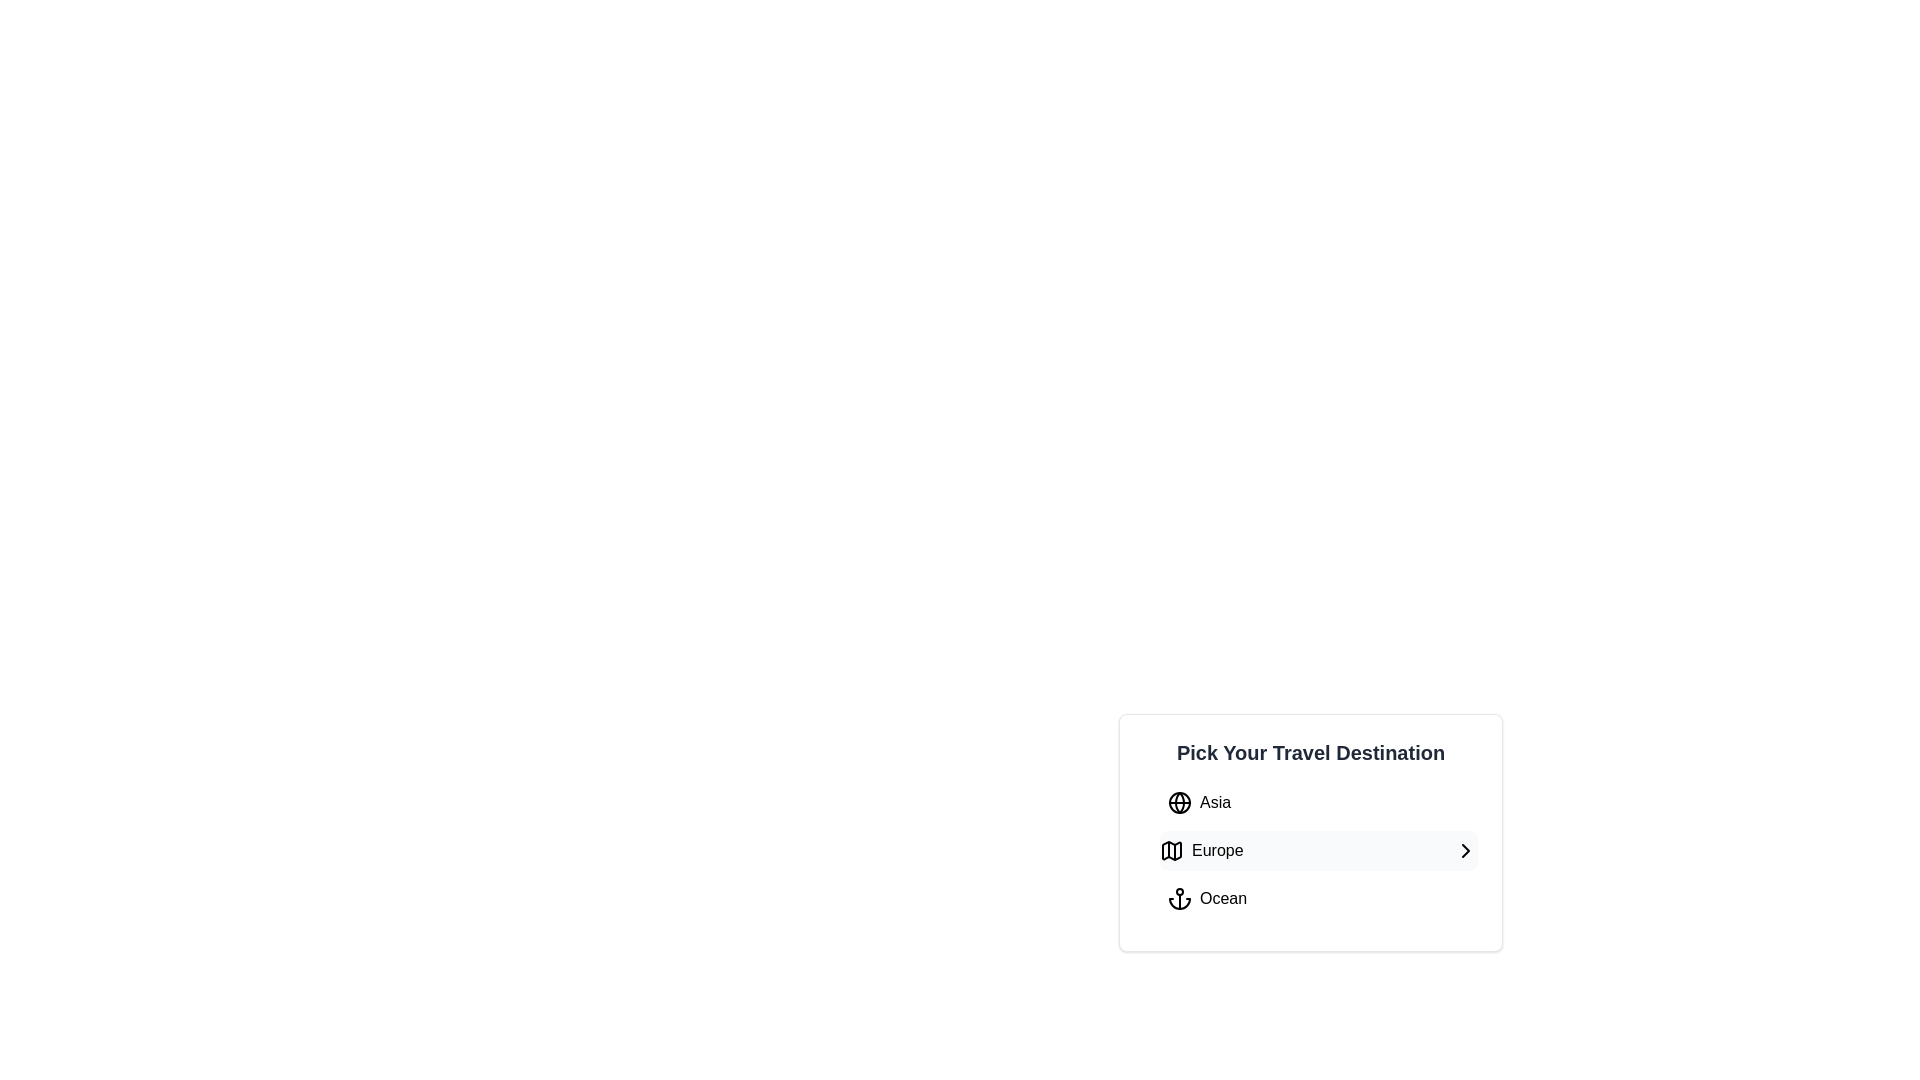 Image resolution: width=1920 pixels, height=1080 pixels. I want to click on the 'Europe' list item in the selection menu, so click(1319, 851).